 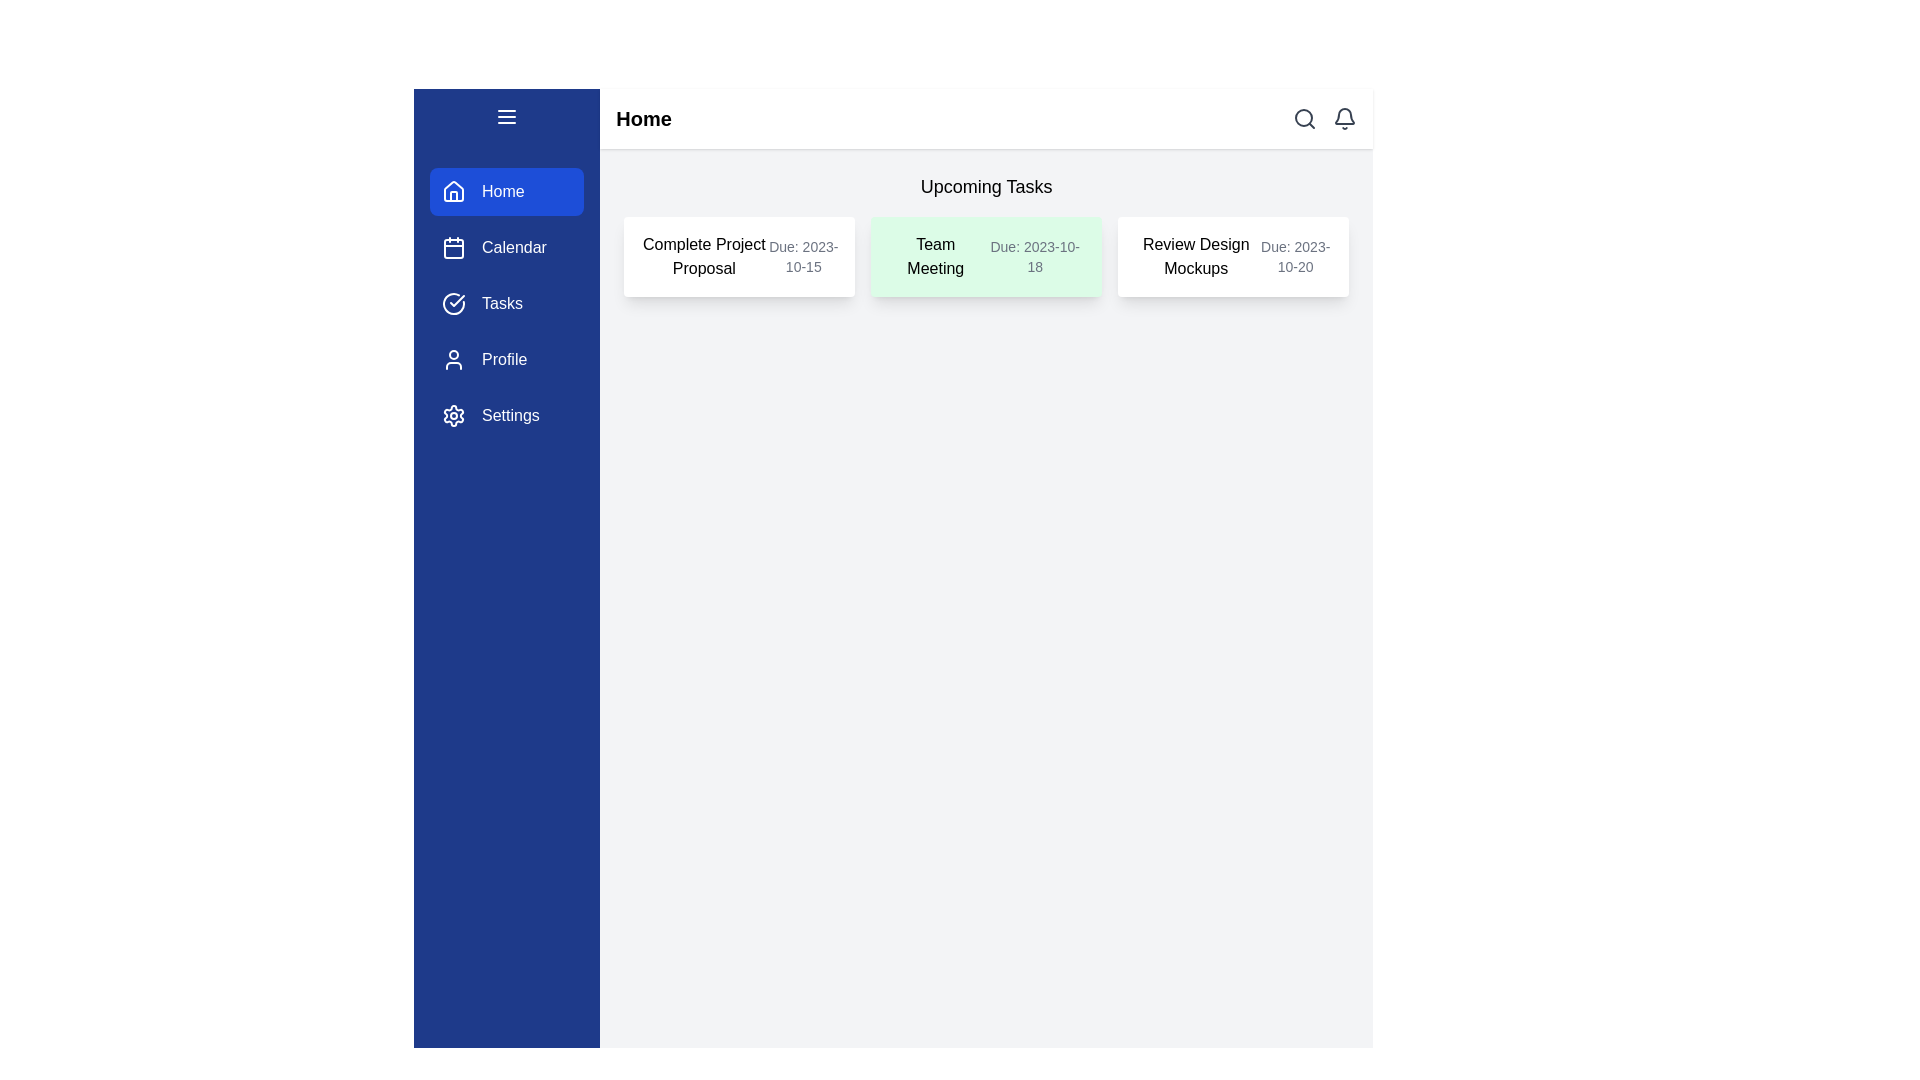 I want to click on the inner circle of the magnifying glass icon, which signifies search functionality, located at the top-right corner of the header bar, so click(x=1304, y=118).